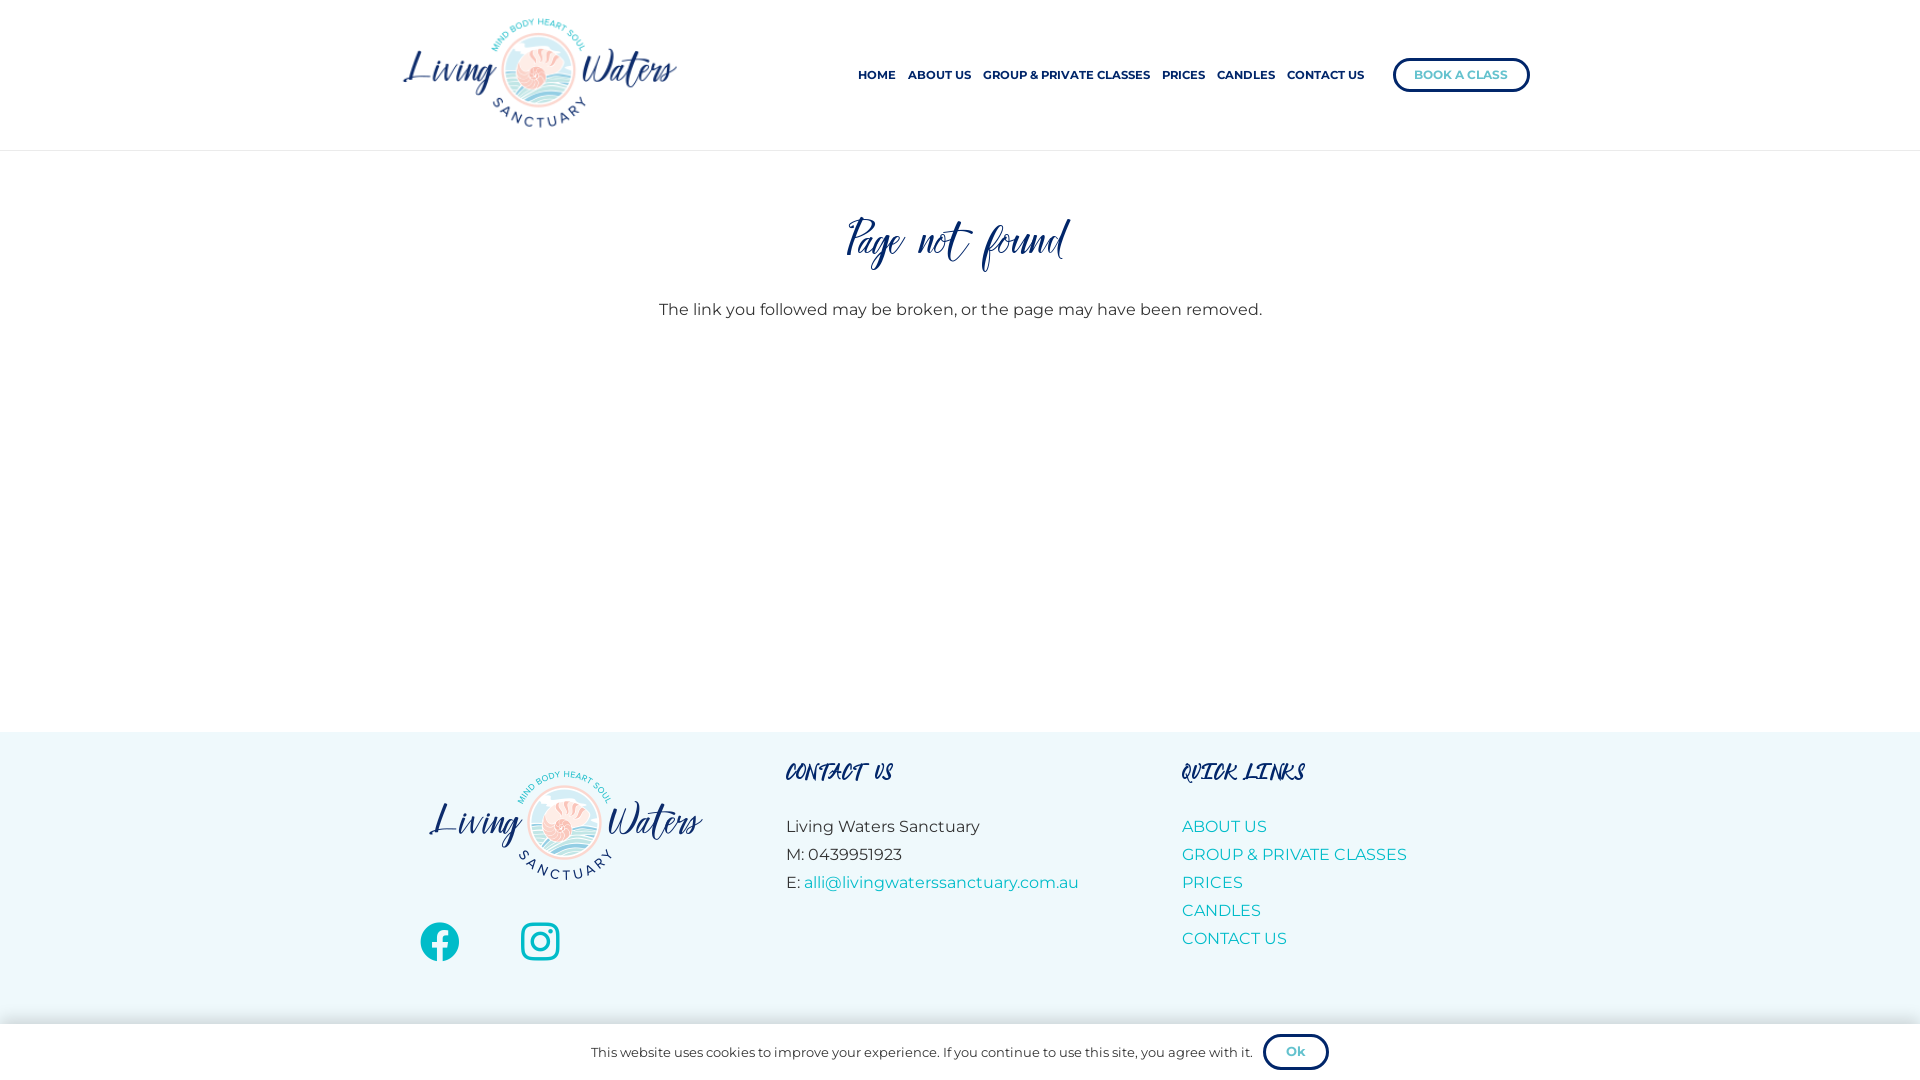 This screenshot has height=1080, width=1920. What do you see at coordinates (439, 941) in the screenshot?
I see `'Facebook'` at bounding box center [439, 941].